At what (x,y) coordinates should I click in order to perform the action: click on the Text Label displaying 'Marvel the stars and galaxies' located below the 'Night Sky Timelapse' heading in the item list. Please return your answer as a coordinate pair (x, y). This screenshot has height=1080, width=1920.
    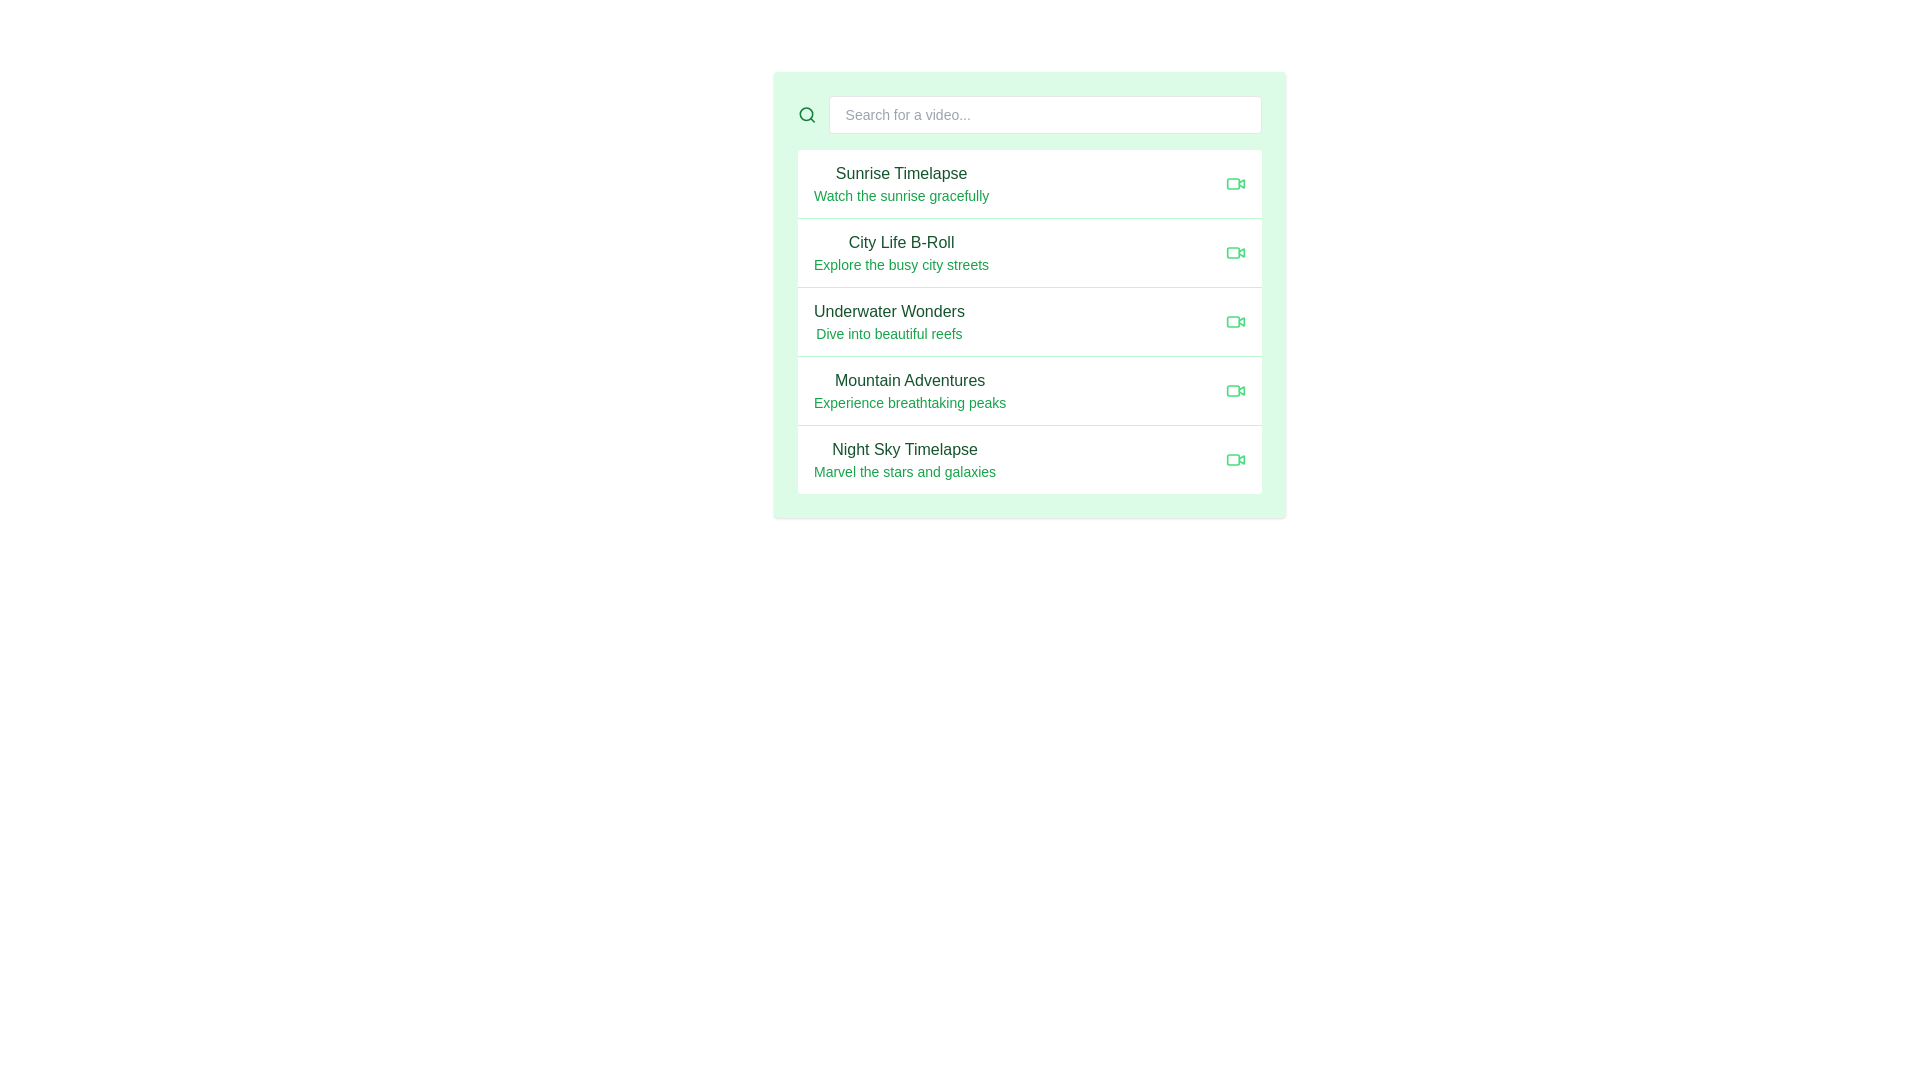
    Looking at the image, I should click on (904, 471).